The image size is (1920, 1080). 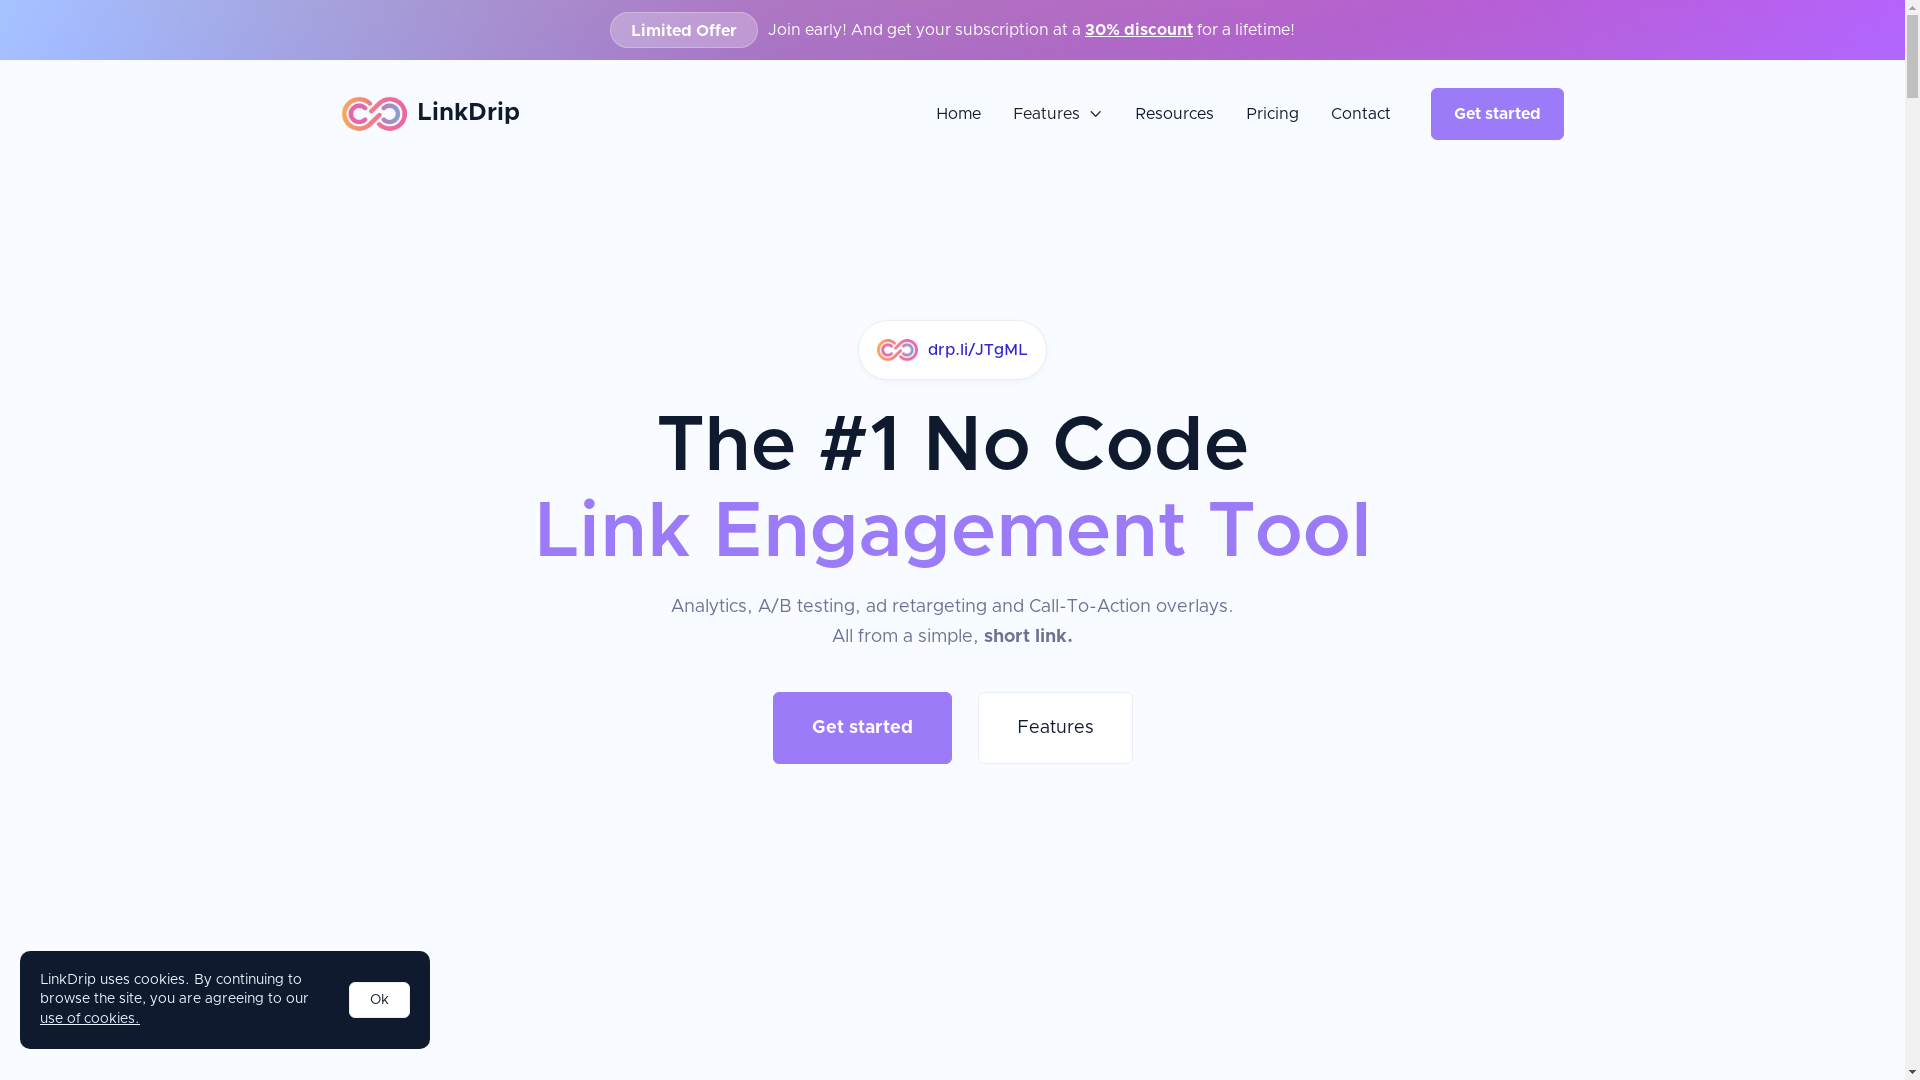 What do you see at coordinates (1359, 114) in the screenshot?
I see `'Contact'` at bounding box center [1359, 114].